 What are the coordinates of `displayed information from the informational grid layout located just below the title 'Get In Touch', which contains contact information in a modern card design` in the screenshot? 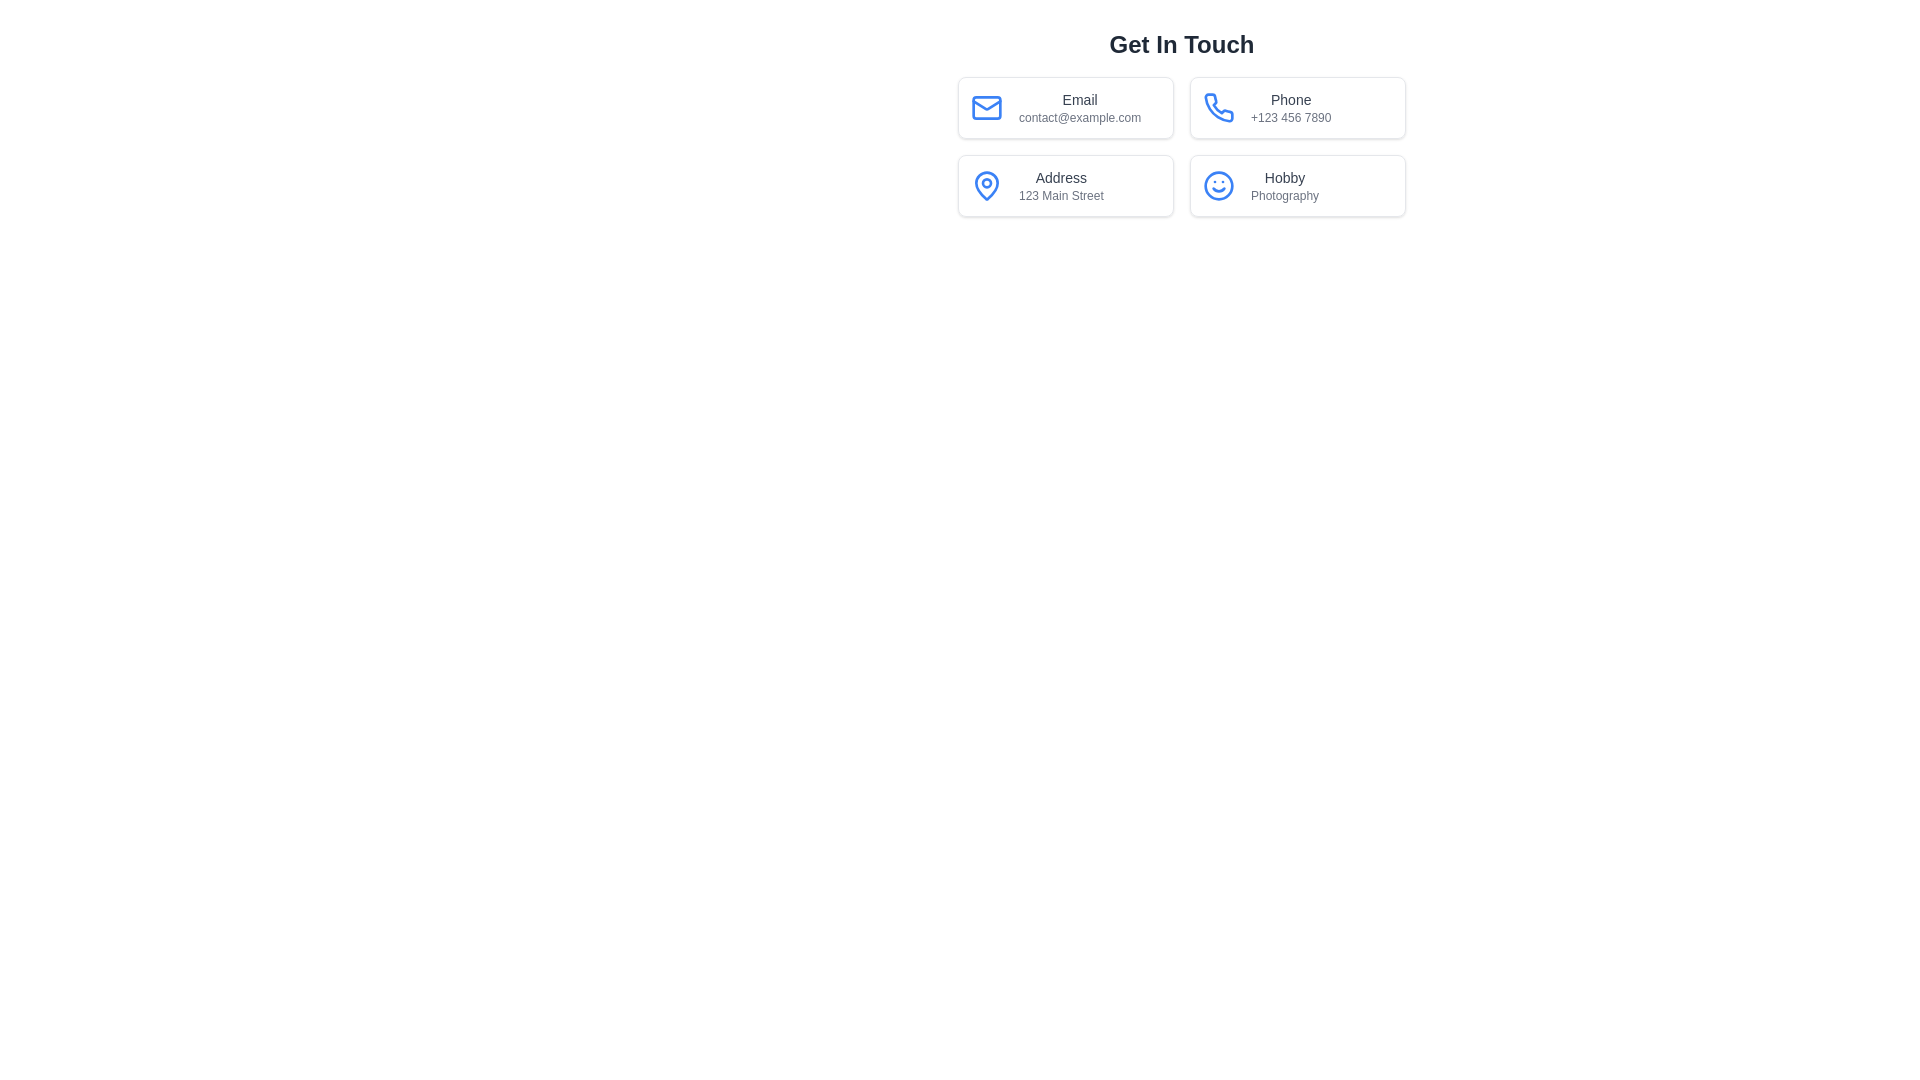 It's located at (1181, 123).